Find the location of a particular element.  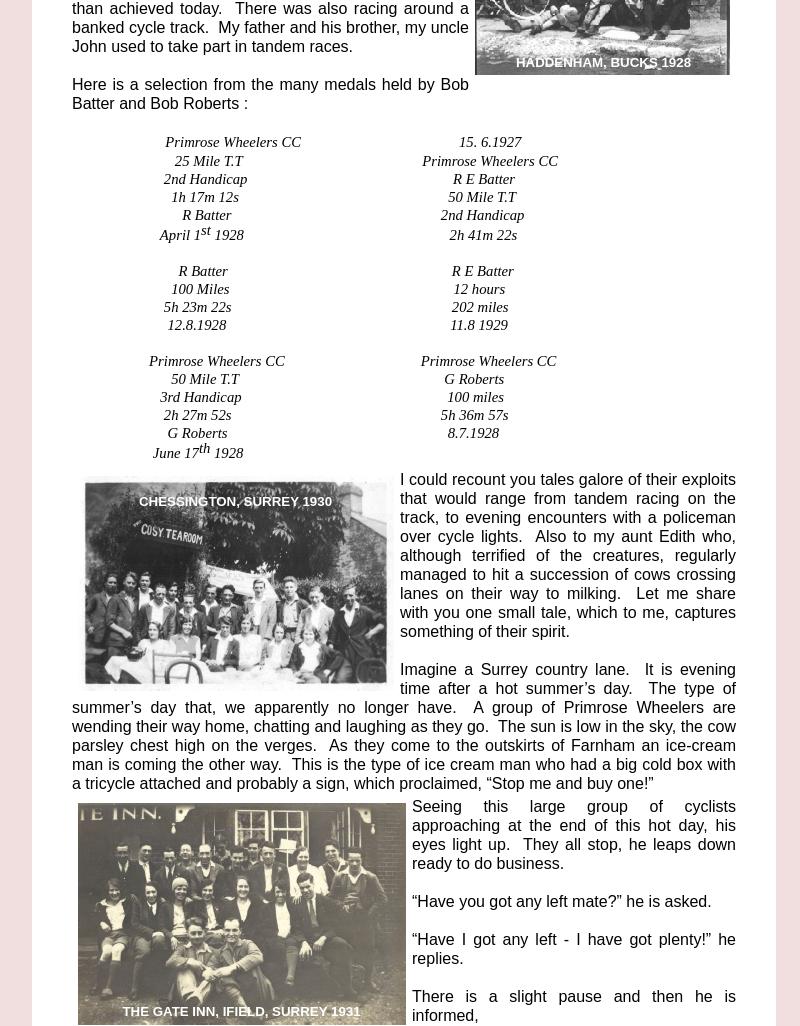

'“Have you got any left mate?” he is asked.' is located at coordinates (561, 900).